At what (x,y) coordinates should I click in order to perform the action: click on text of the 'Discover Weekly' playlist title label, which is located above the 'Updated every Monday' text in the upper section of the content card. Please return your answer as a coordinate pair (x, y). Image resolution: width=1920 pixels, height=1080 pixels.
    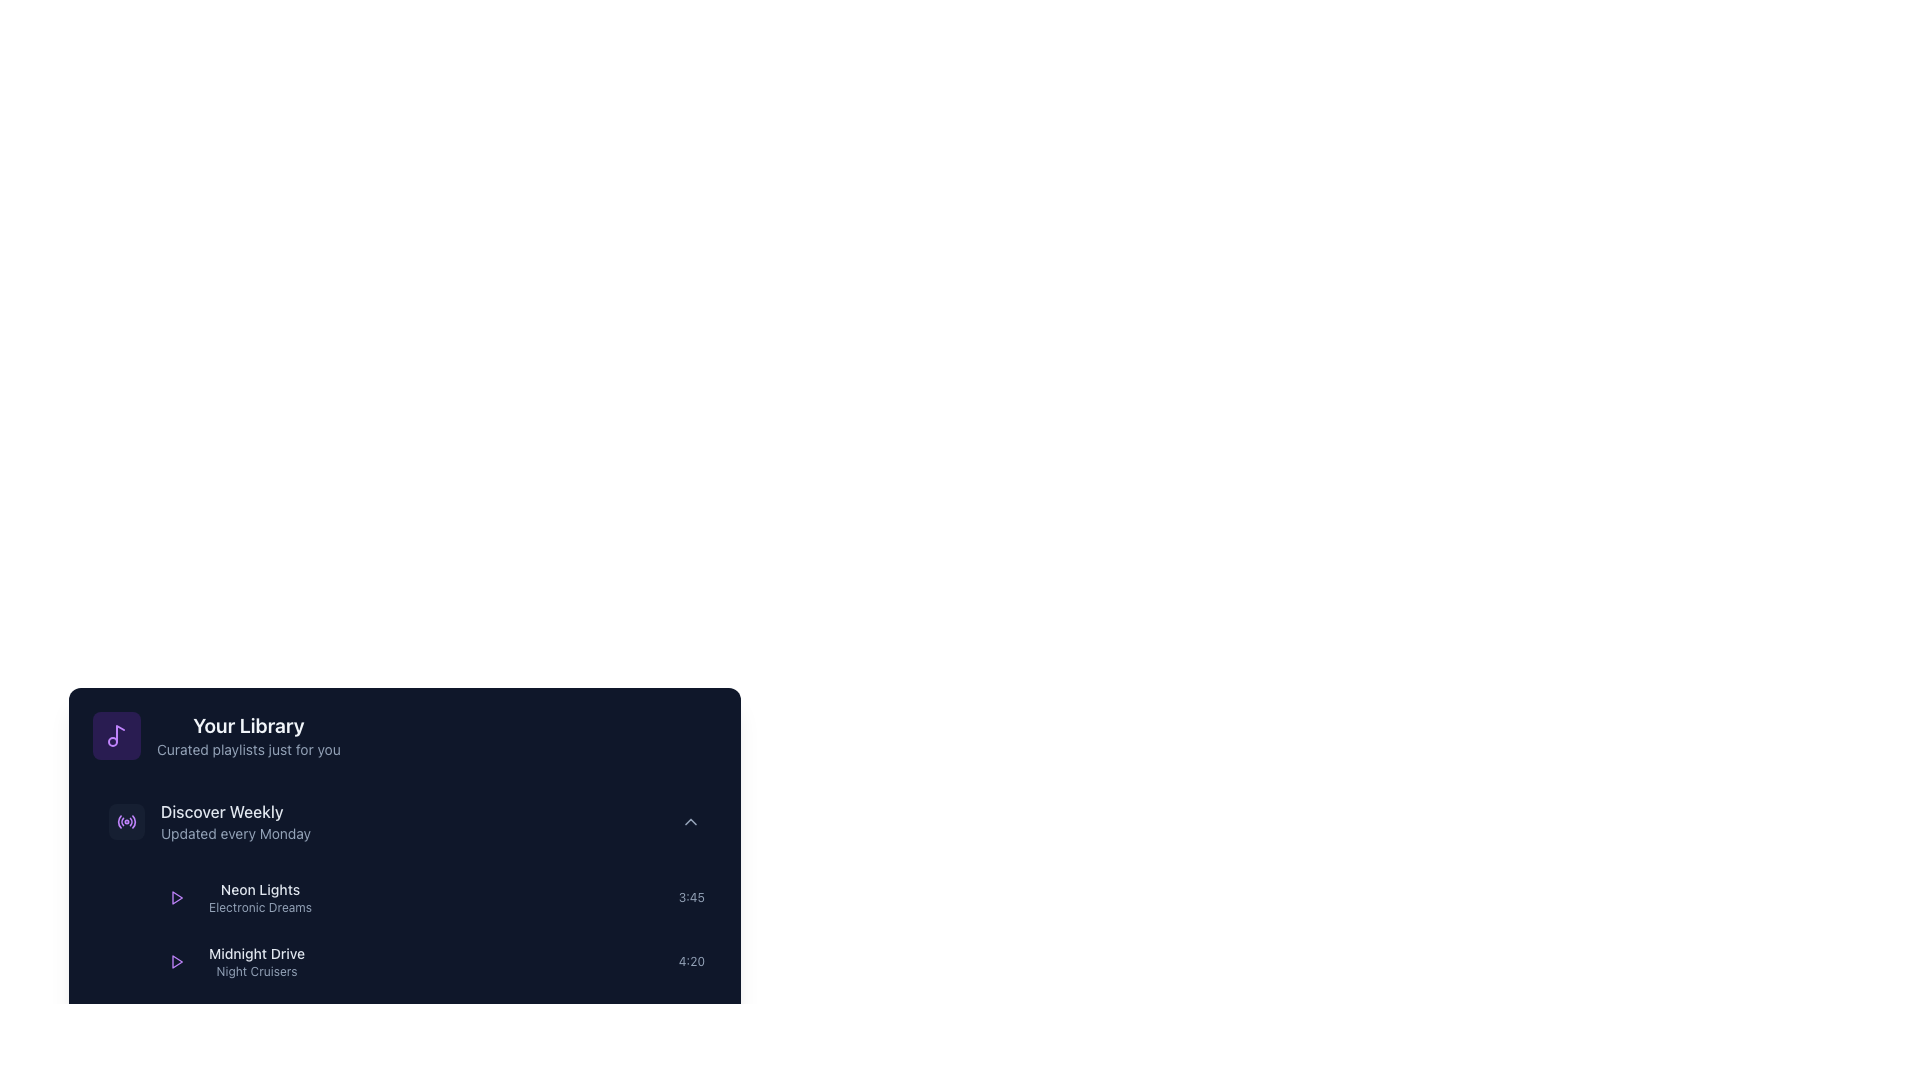
    Looking at the image, I should click on (236, 812).